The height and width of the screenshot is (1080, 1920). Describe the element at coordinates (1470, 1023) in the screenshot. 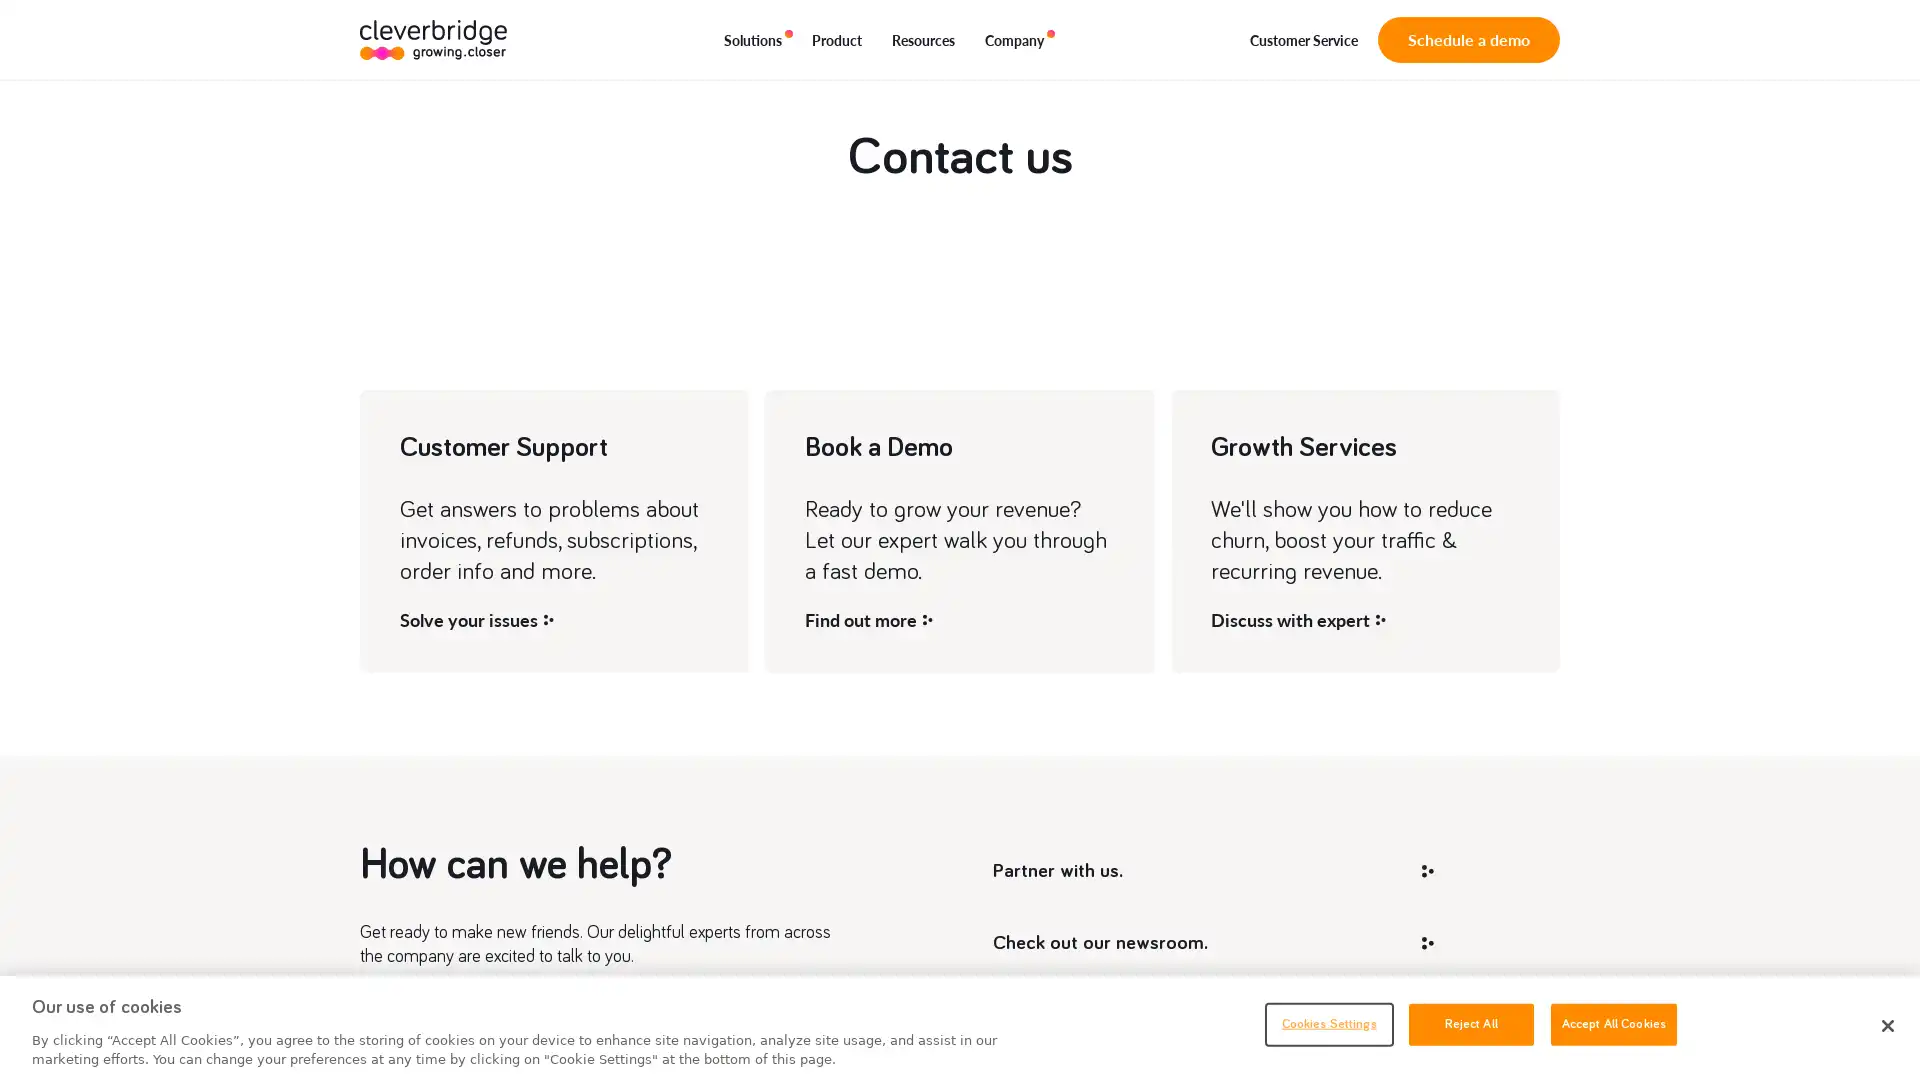

I see `Reject All` at that location.